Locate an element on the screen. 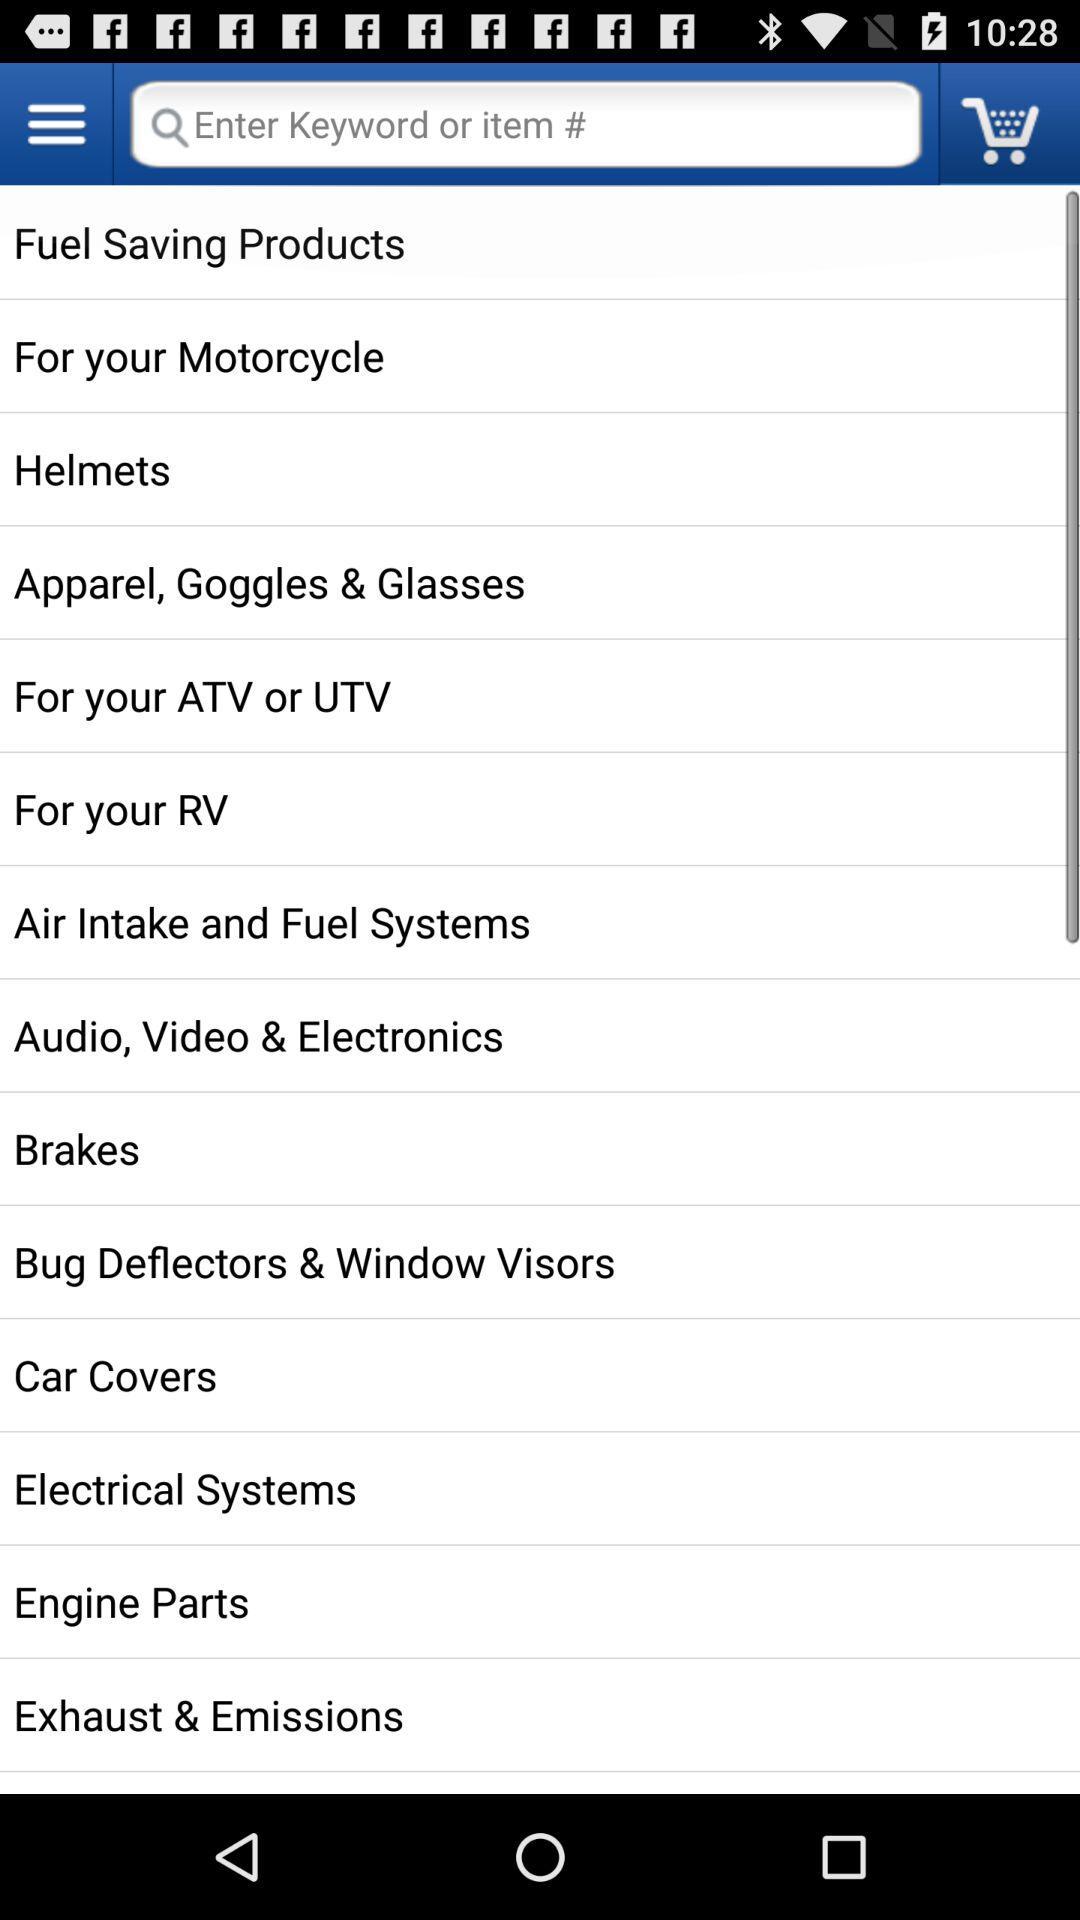 This screenshot has height=1920, width=1080. the cart icon is located at coordinates (1009, 131).